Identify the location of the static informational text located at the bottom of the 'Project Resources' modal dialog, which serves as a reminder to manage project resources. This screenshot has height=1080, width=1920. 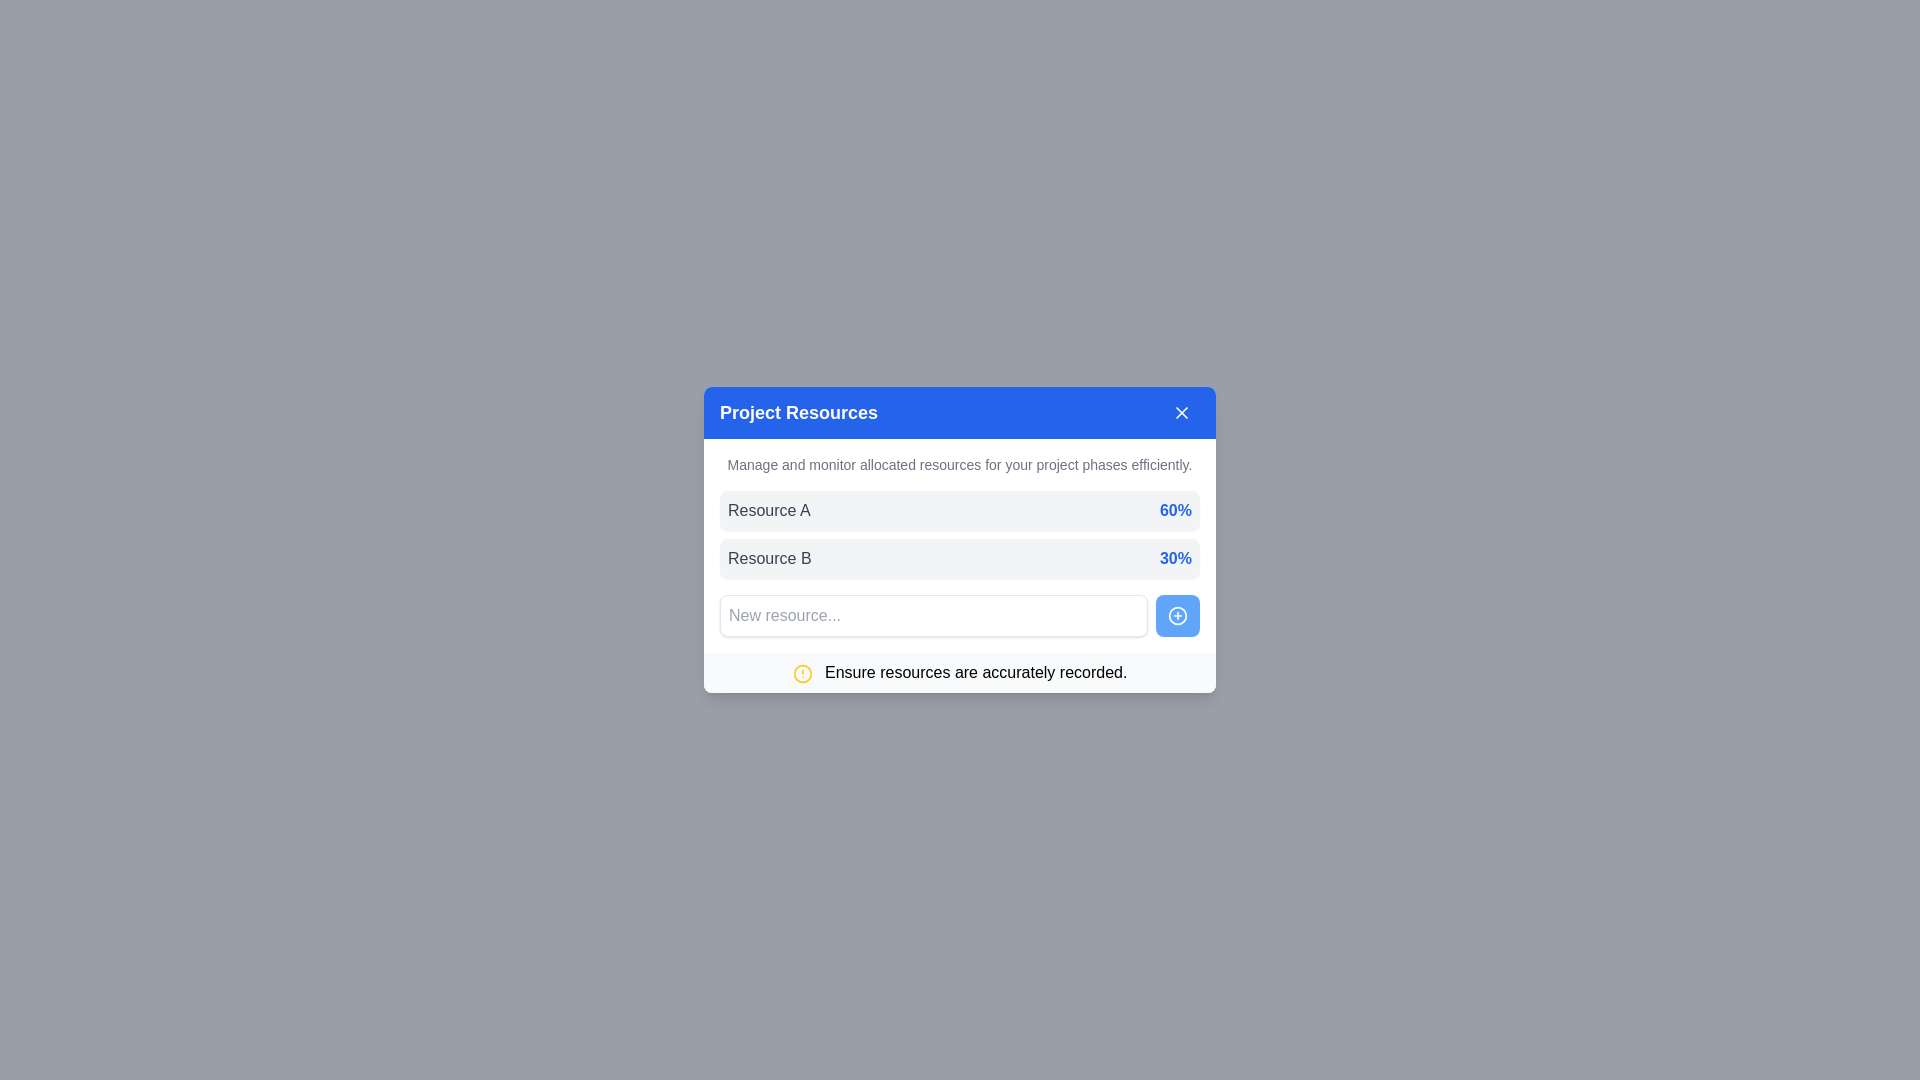
(960, 672).